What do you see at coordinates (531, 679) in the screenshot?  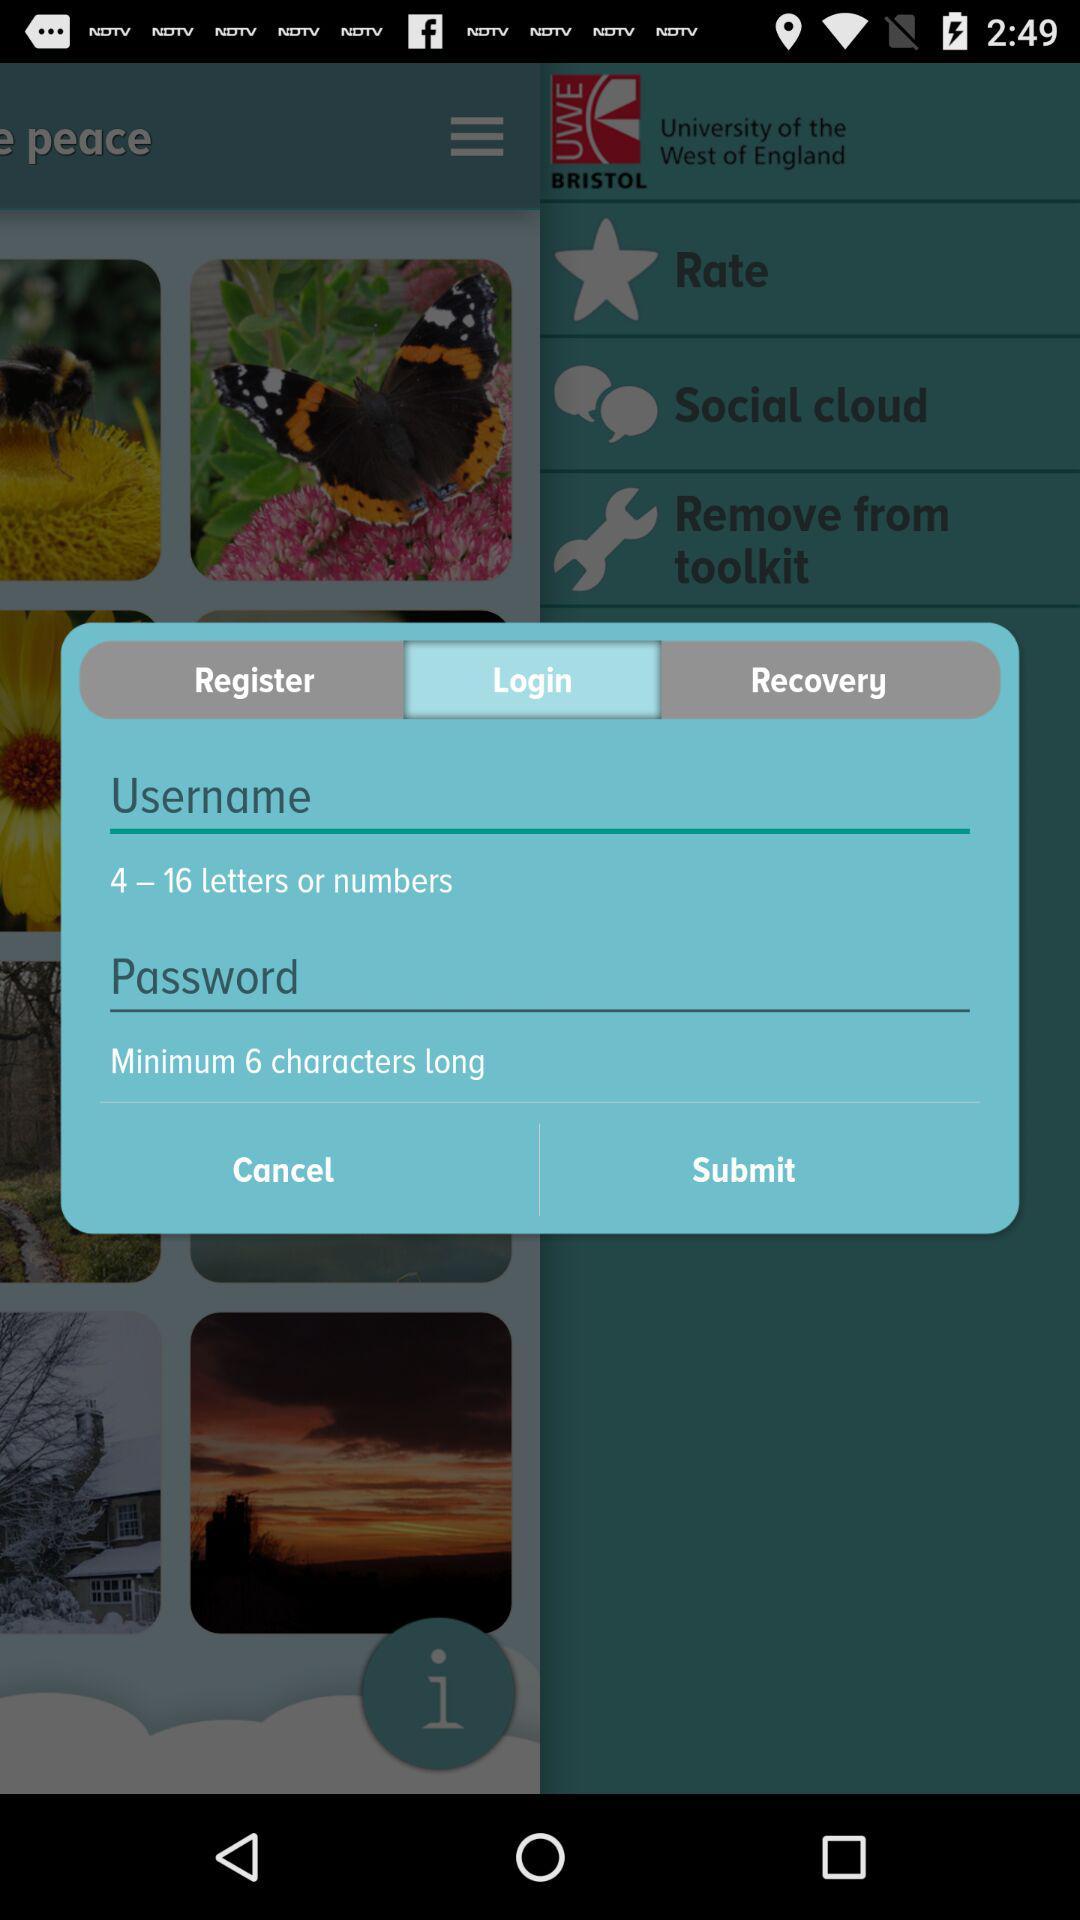 I see `the login item` at bounding box center [531, 679].